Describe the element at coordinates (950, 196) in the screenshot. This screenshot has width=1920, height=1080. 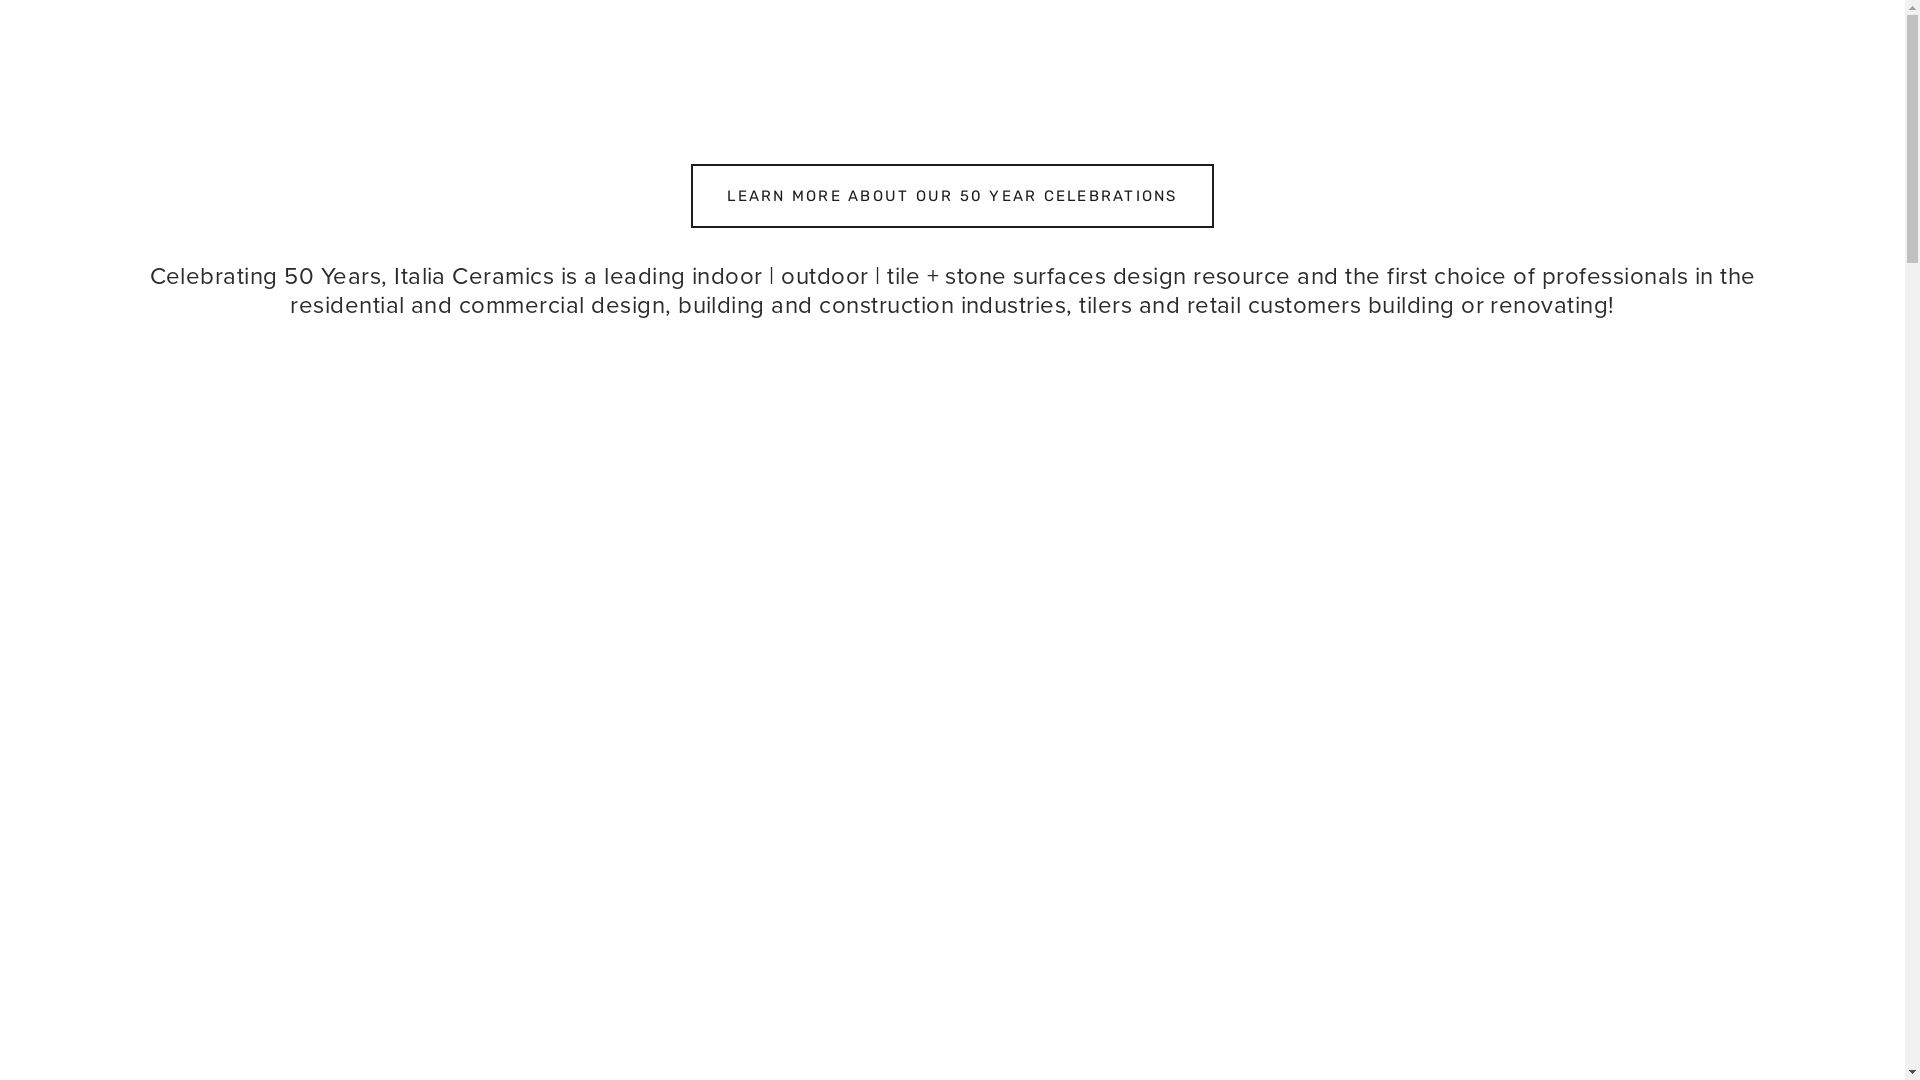
I see `'LEARN MORE ABOUT OUR 50 YEAR CELEBRATIONS'` at that location.